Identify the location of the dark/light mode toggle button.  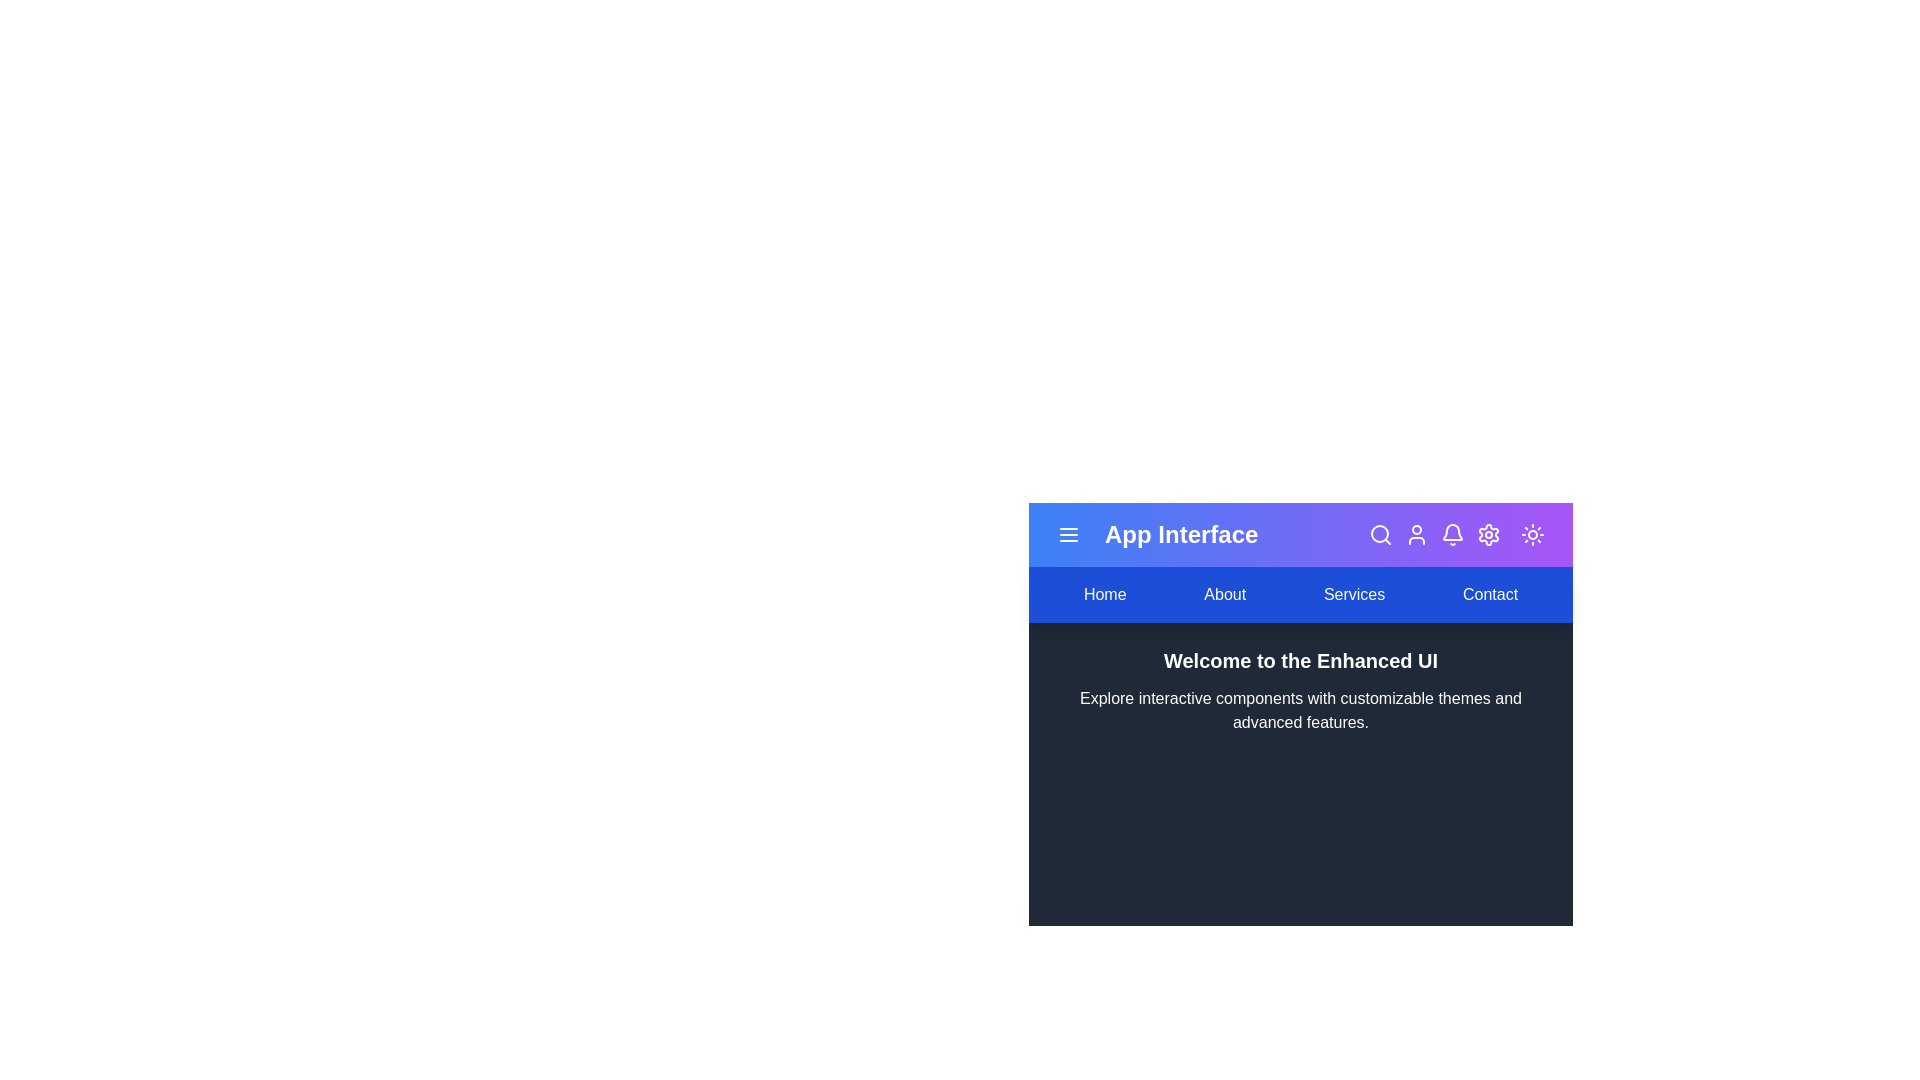
(1531, 534).